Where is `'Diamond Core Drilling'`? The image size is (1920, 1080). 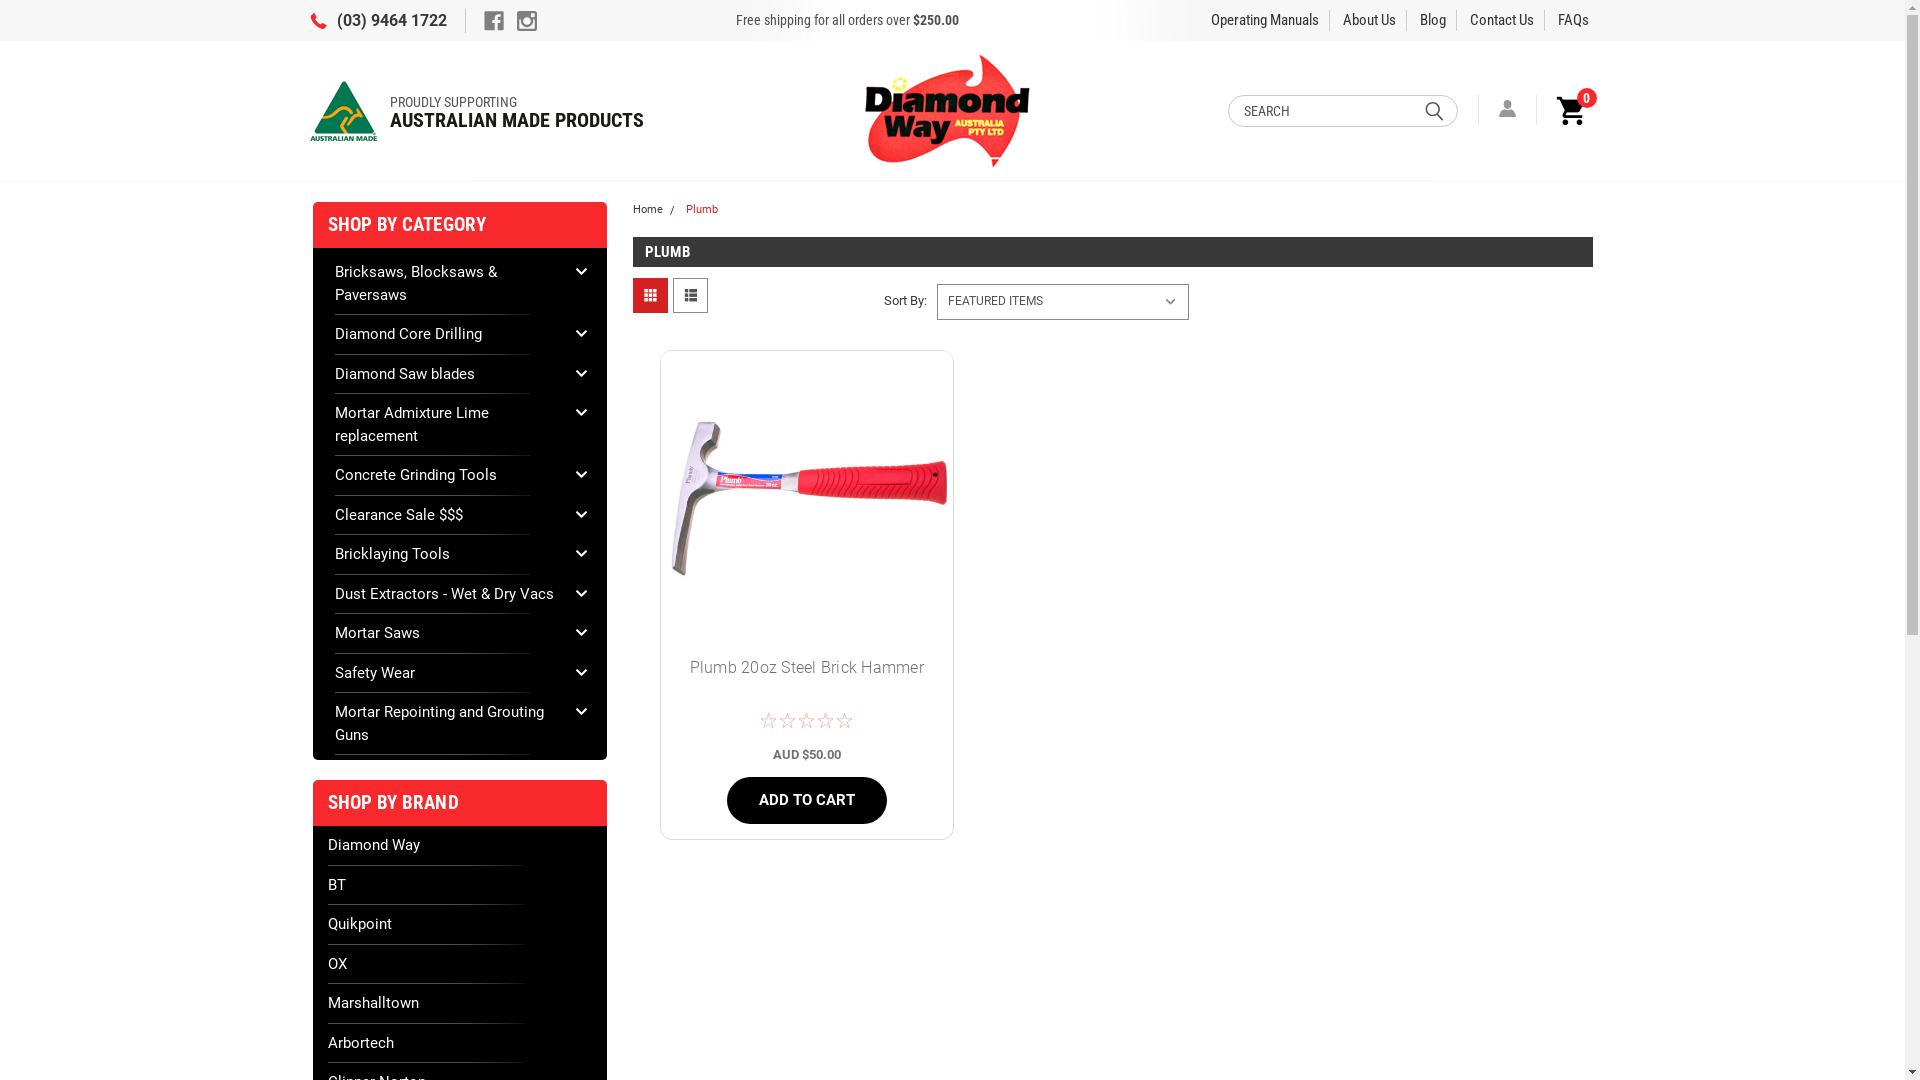
'Diamond Core Drilling' is located at coordinates (446, 333).